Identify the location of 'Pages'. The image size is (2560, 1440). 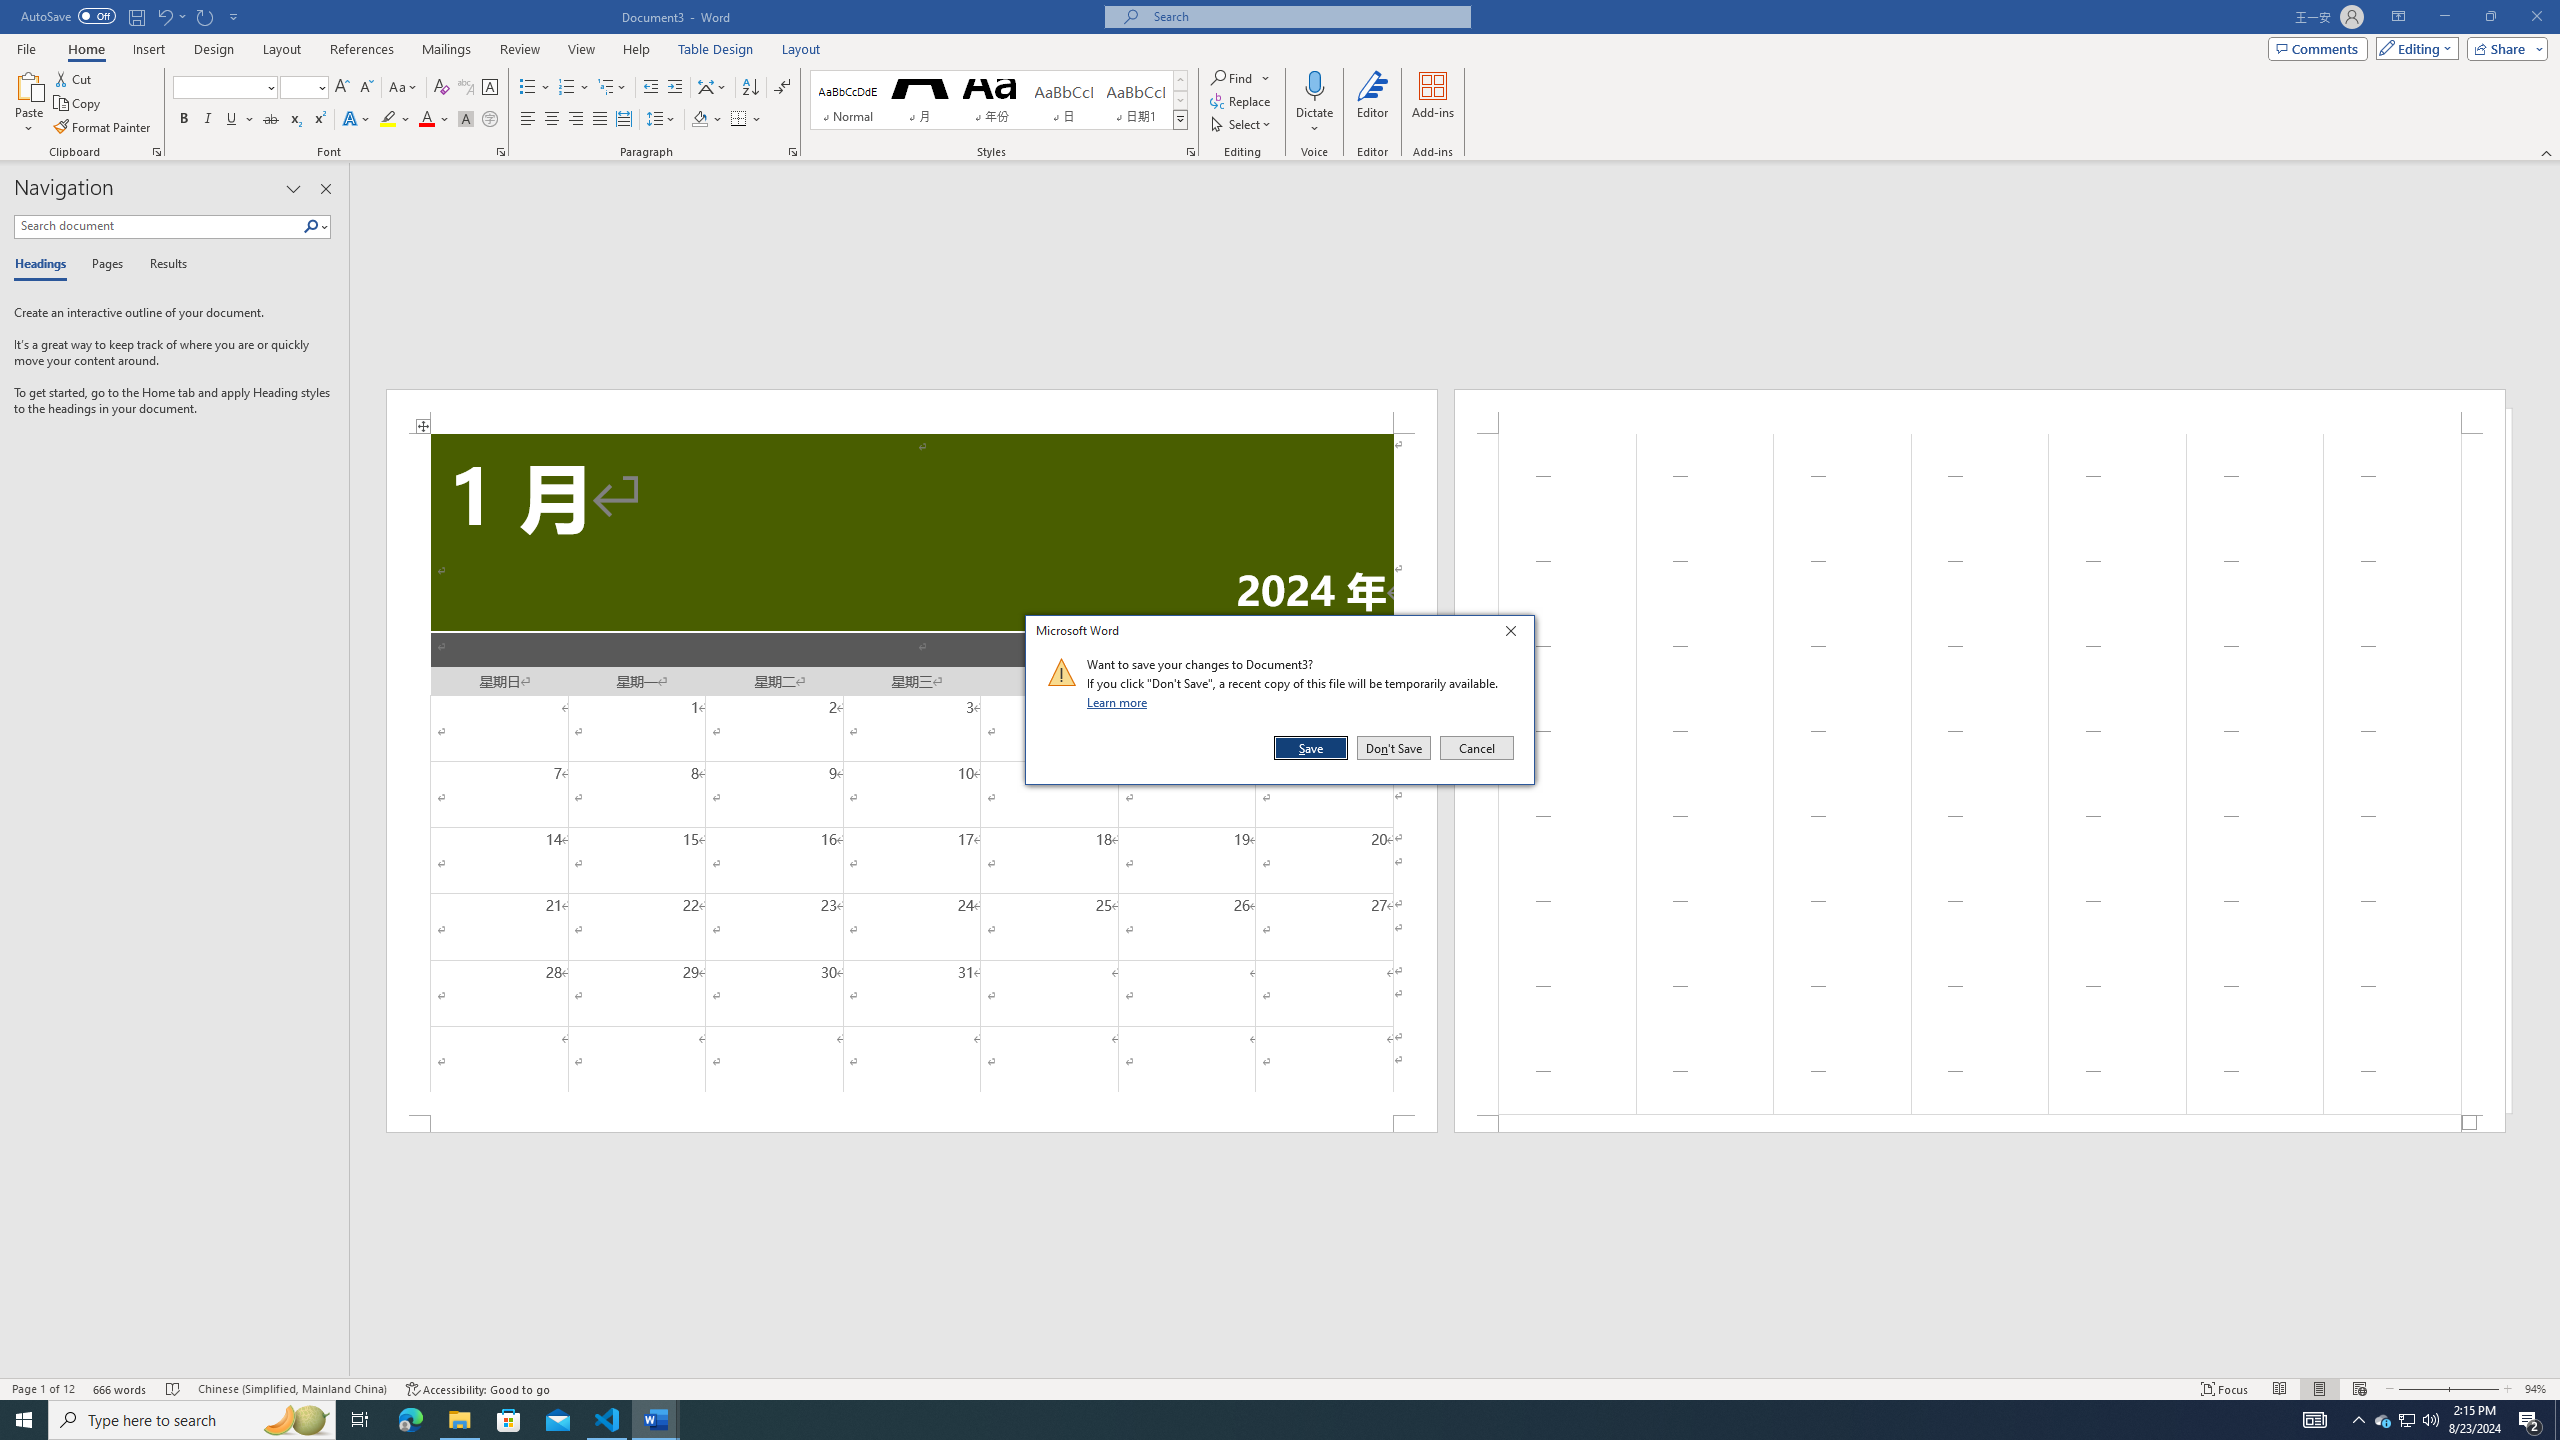
(103, 264).